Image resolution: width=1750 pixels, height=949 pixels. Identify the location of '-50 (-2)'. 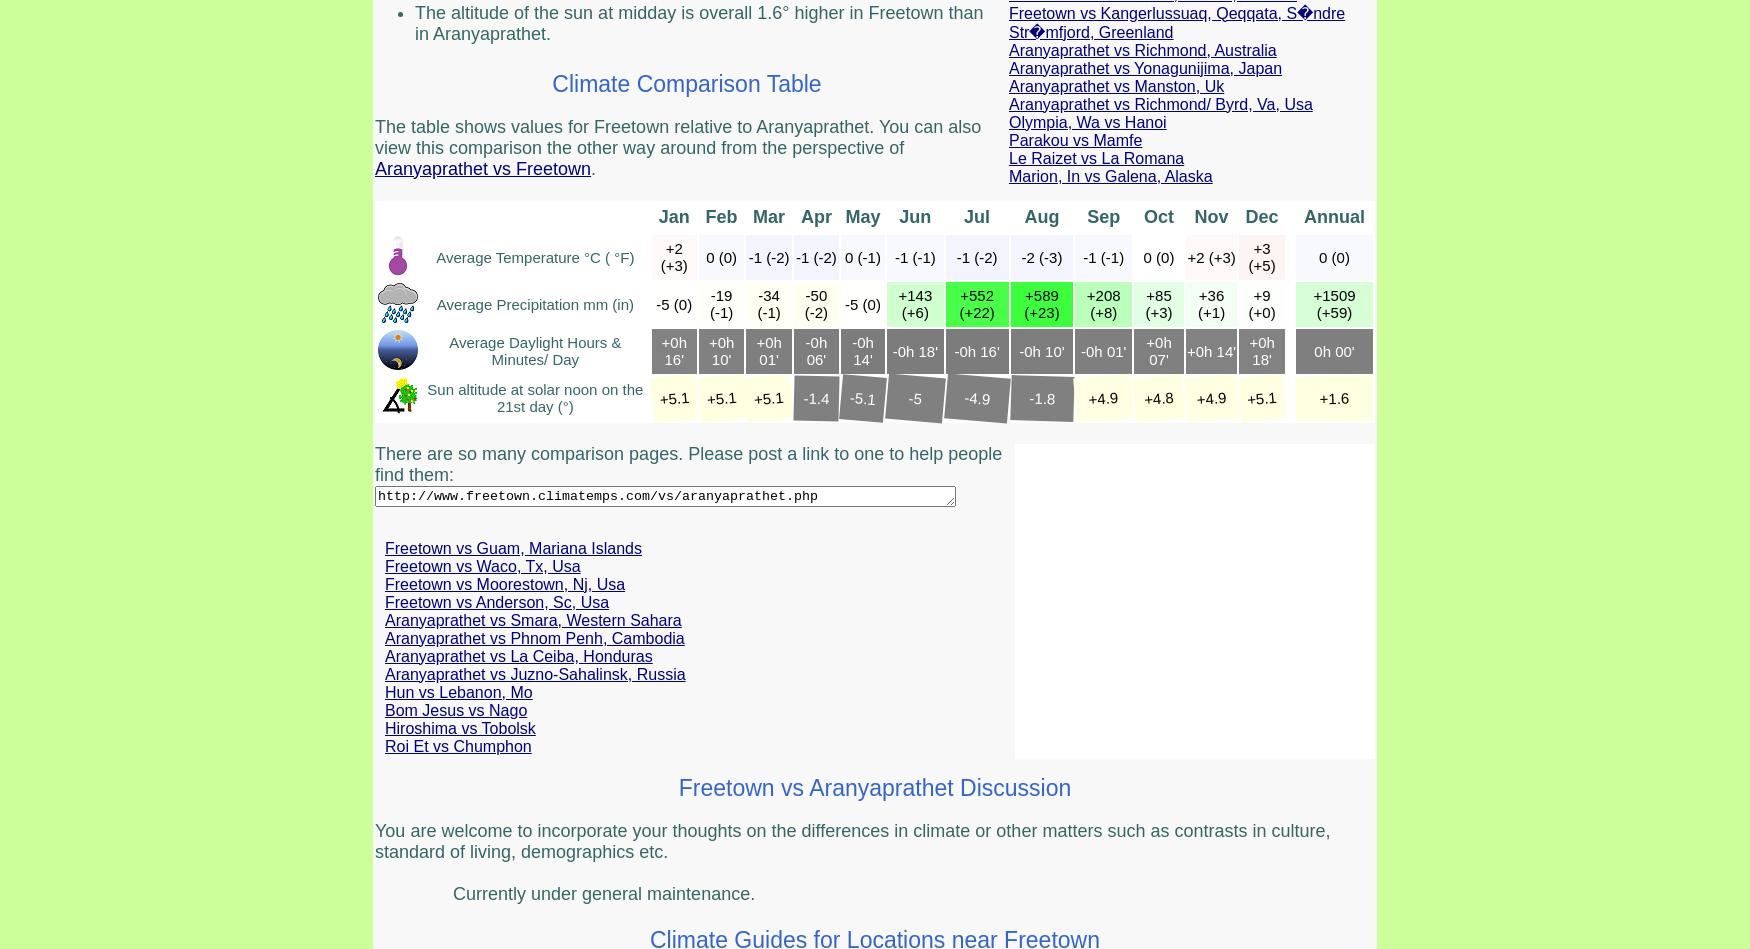
(816, 302).